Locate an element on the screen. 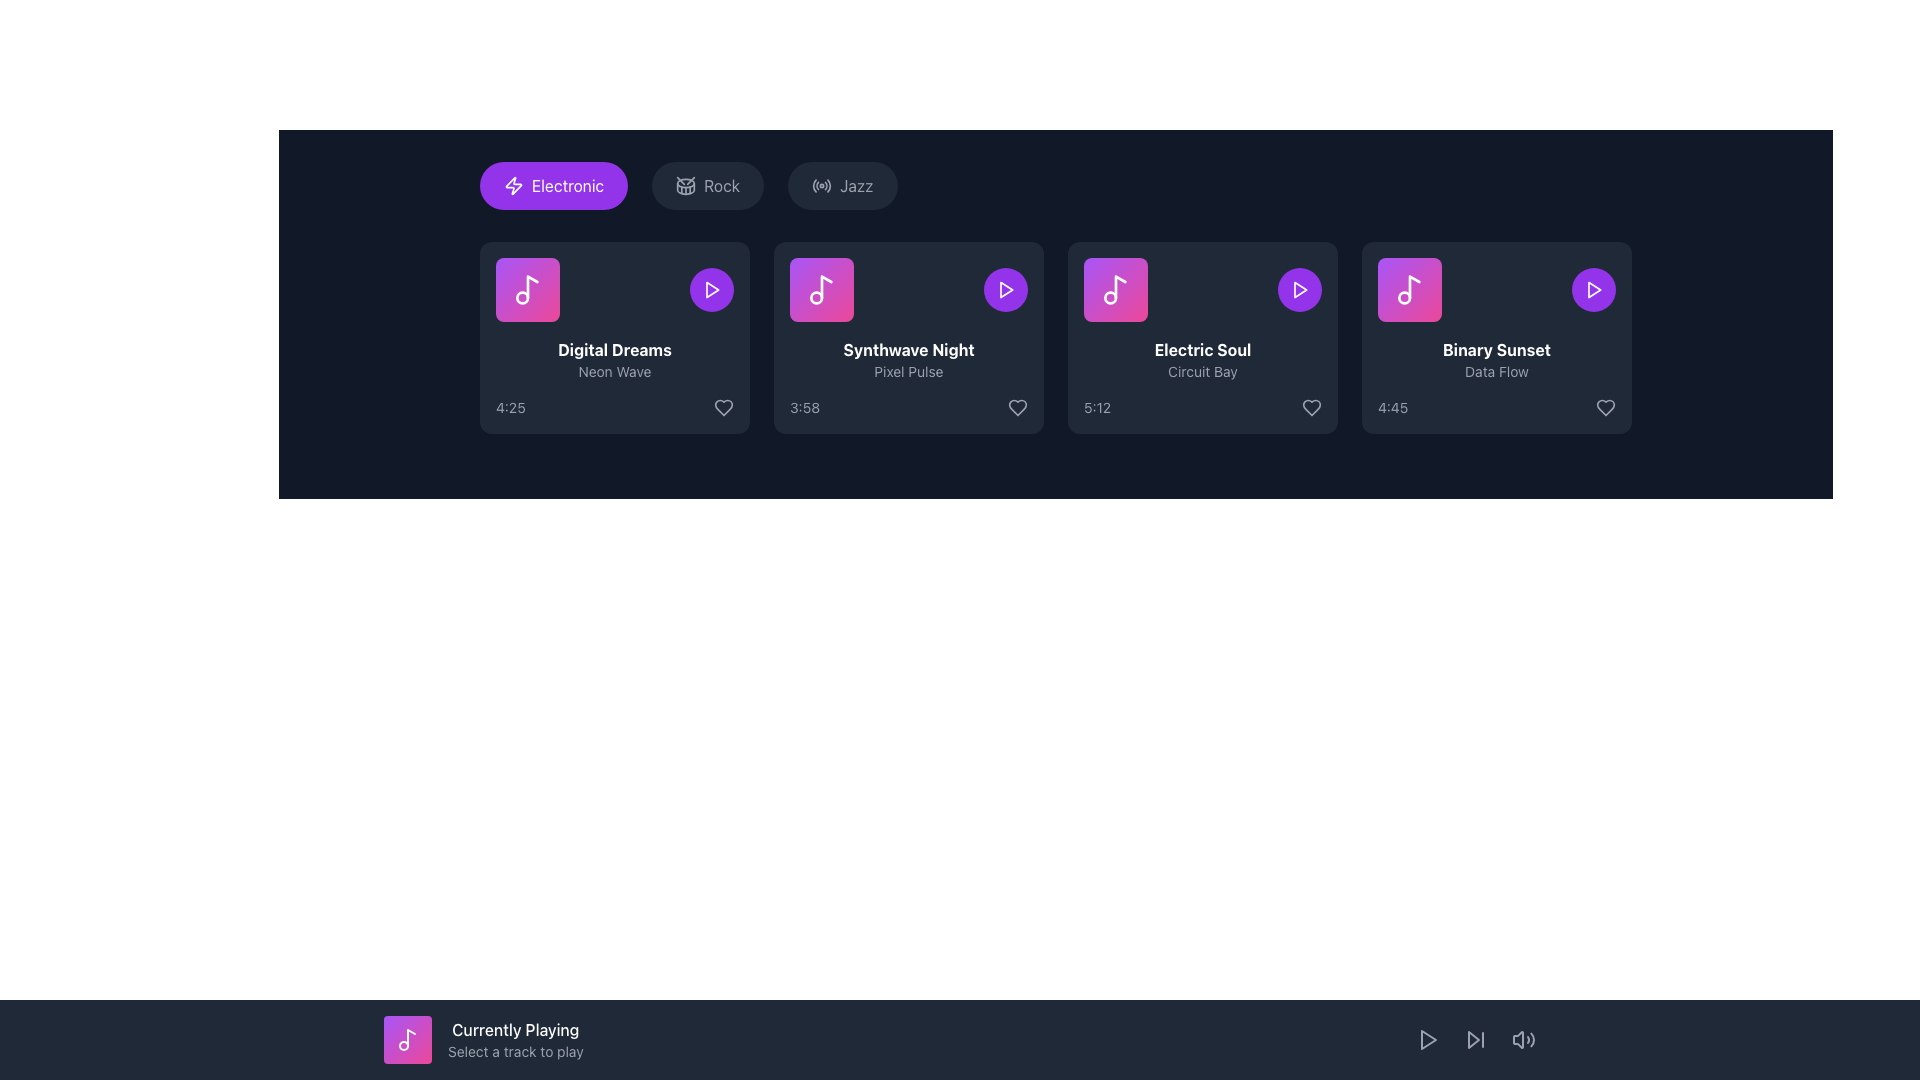 The height and width of the screenshot is (1080, 1920). the 'Electronic' category icon located in the top-left region of the interface, adjacent to the 'Rock' and 'Jazz' tags is located at coordinates (513, 185).